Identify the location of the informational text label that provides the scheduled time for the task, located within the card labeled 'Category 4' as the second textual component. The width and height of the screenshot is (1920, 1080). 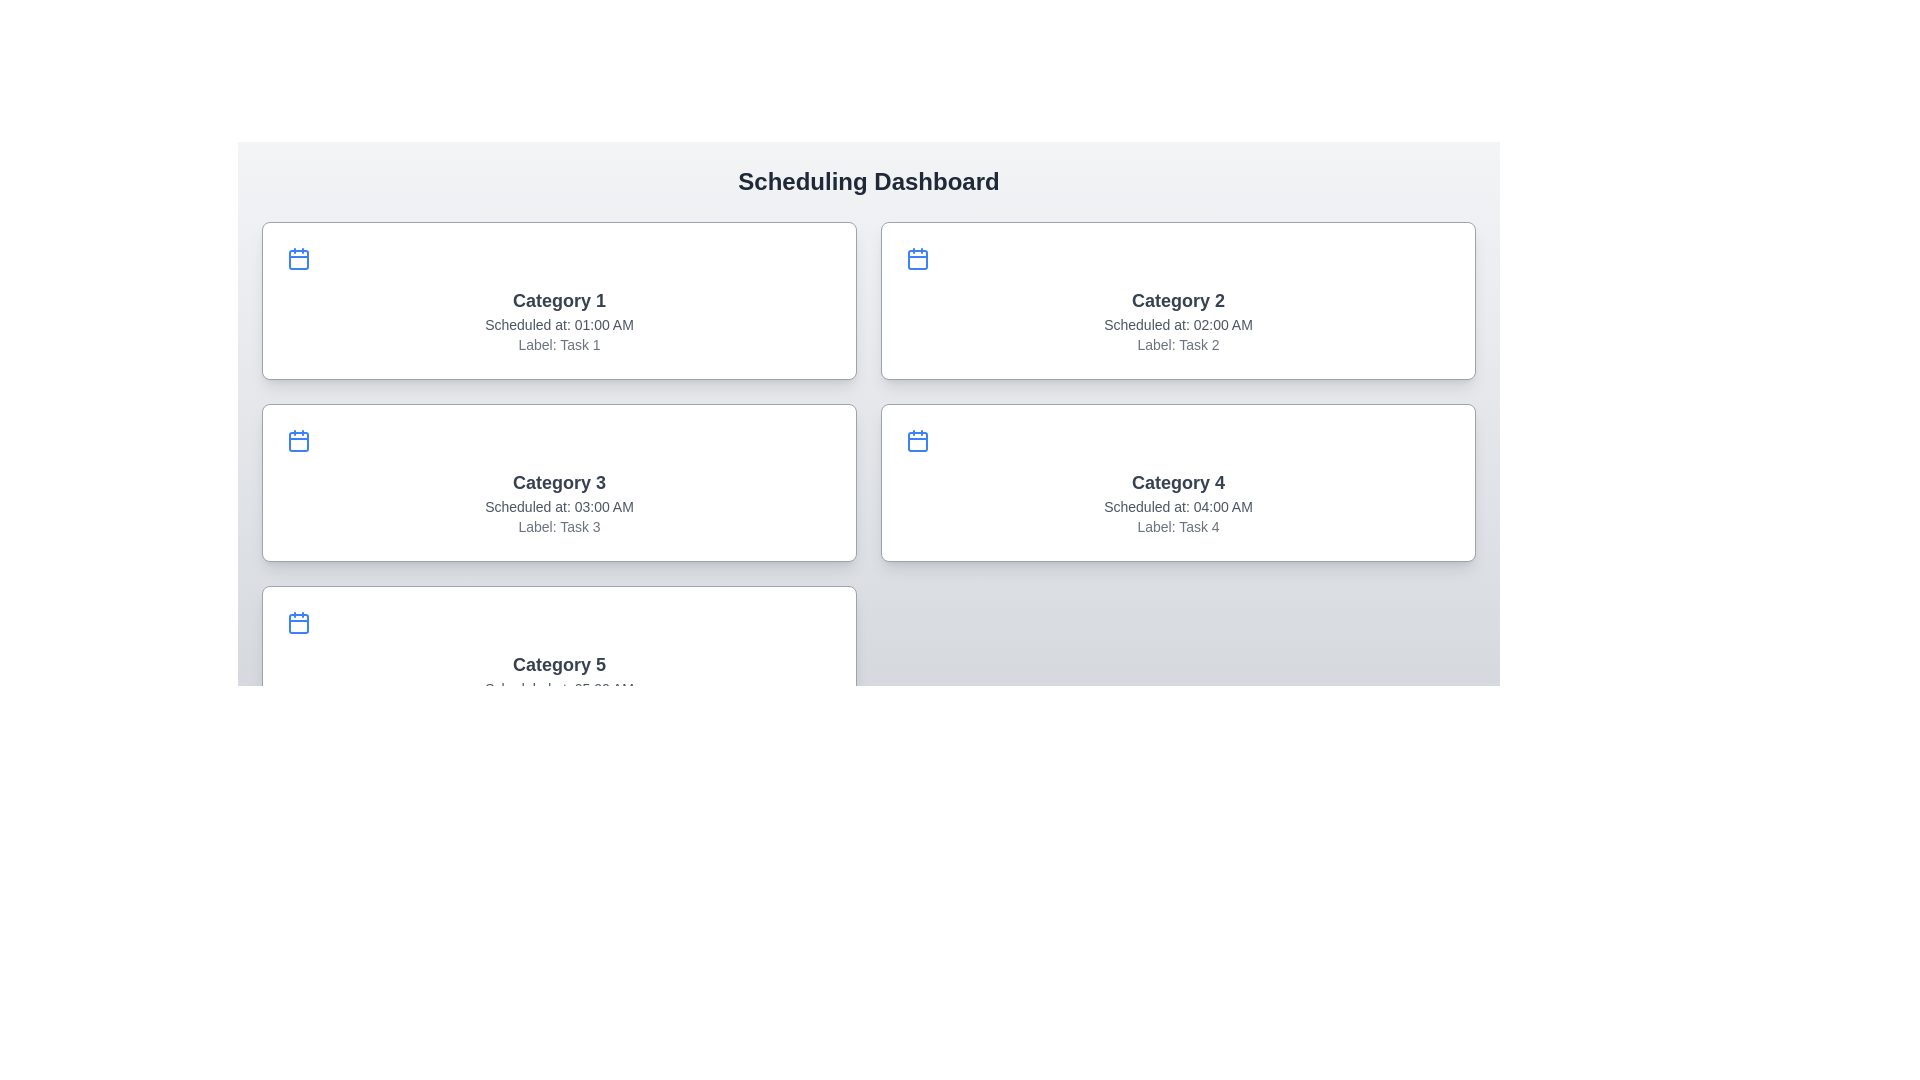
(1178, 505).